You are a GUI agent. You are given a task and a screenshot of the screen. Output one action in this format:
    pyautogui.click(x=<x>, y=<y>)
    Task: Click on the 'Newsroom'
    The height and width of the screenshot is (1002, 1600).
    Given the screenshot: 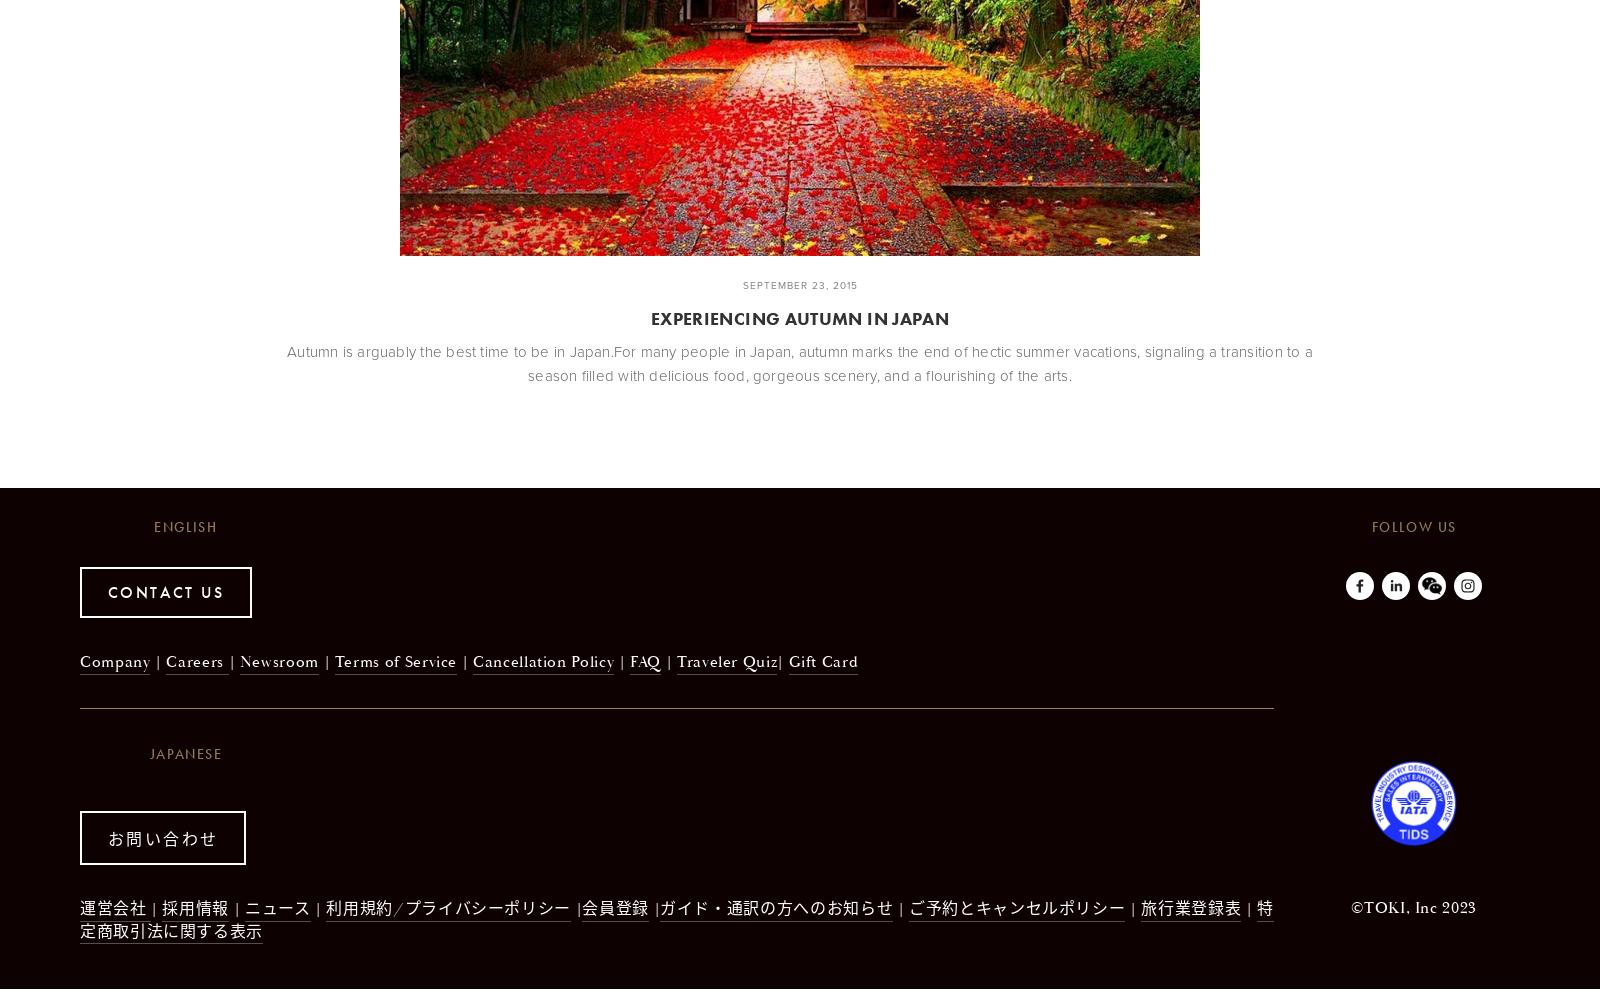 What is the action you would take?
    pyautogui.click(x=278, y=660)
    